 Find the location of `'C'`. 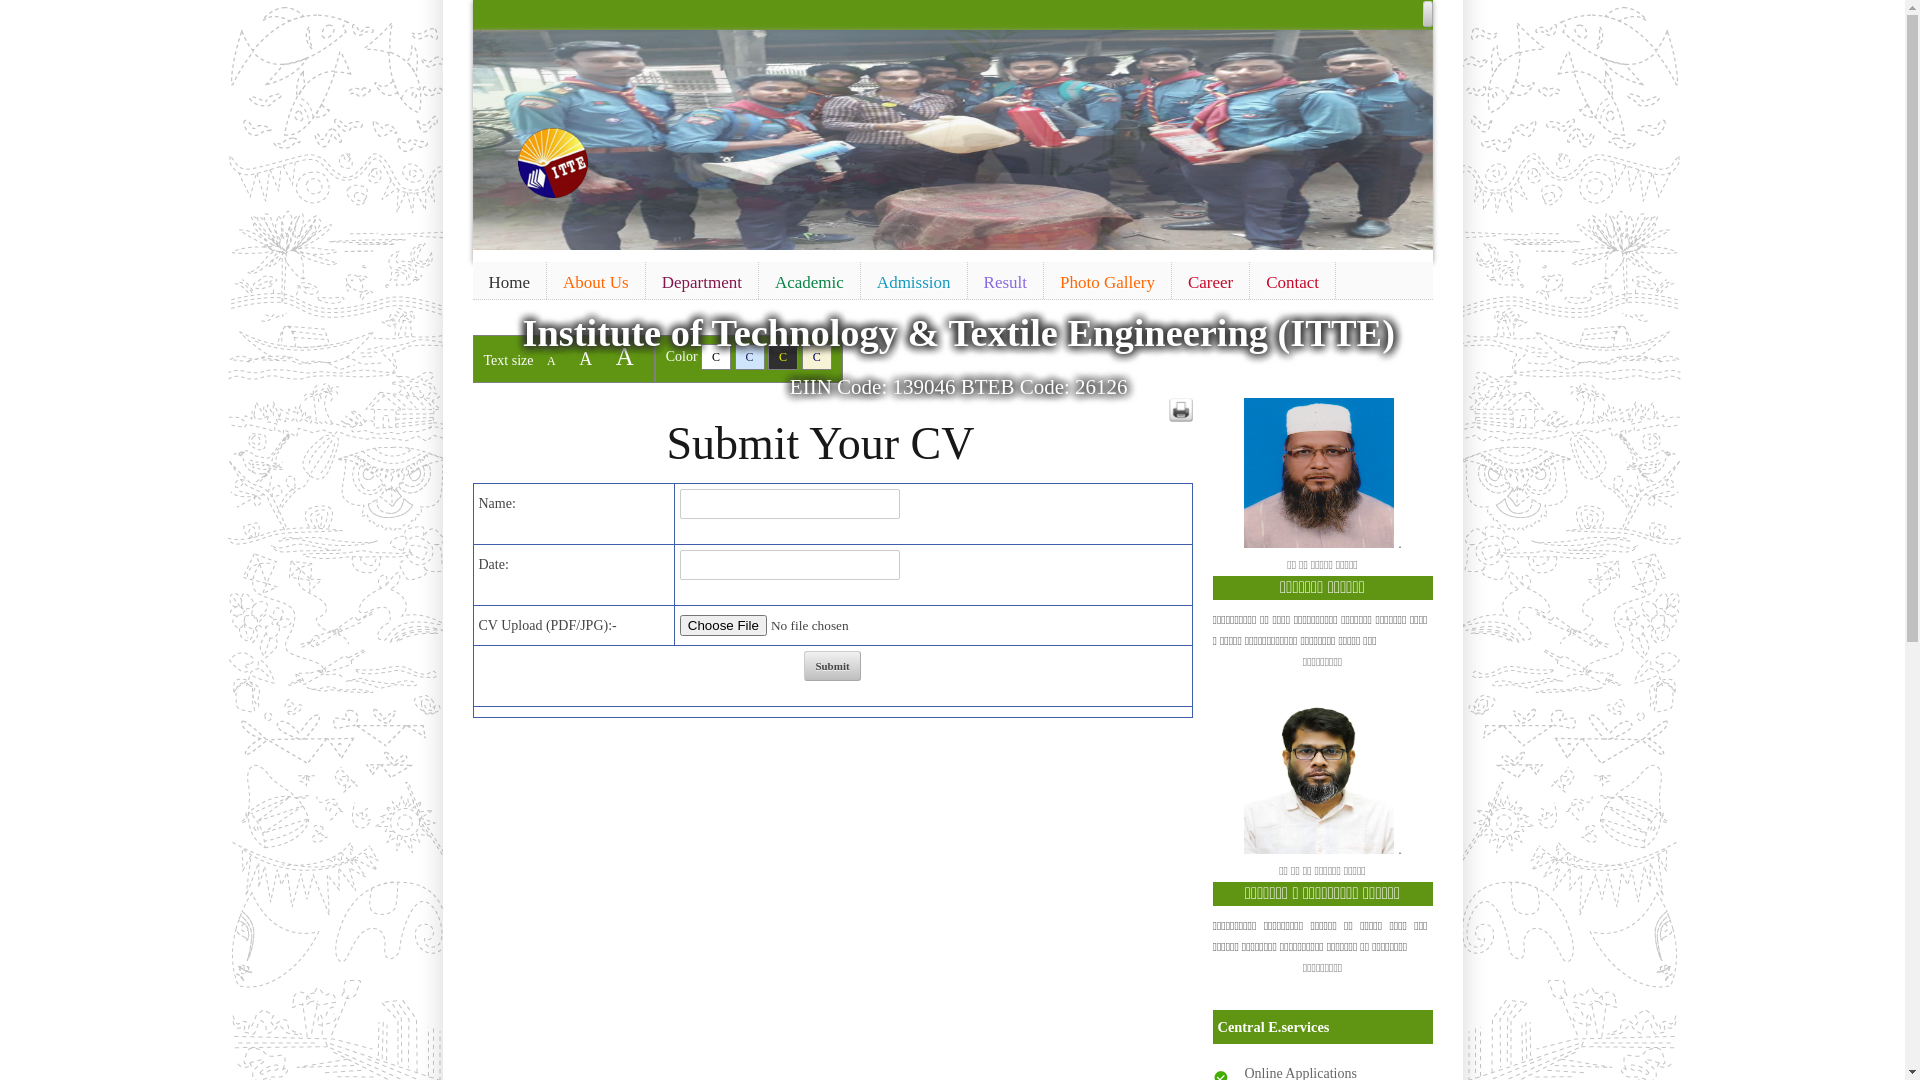

'C' is located at coordinates (767, 356).